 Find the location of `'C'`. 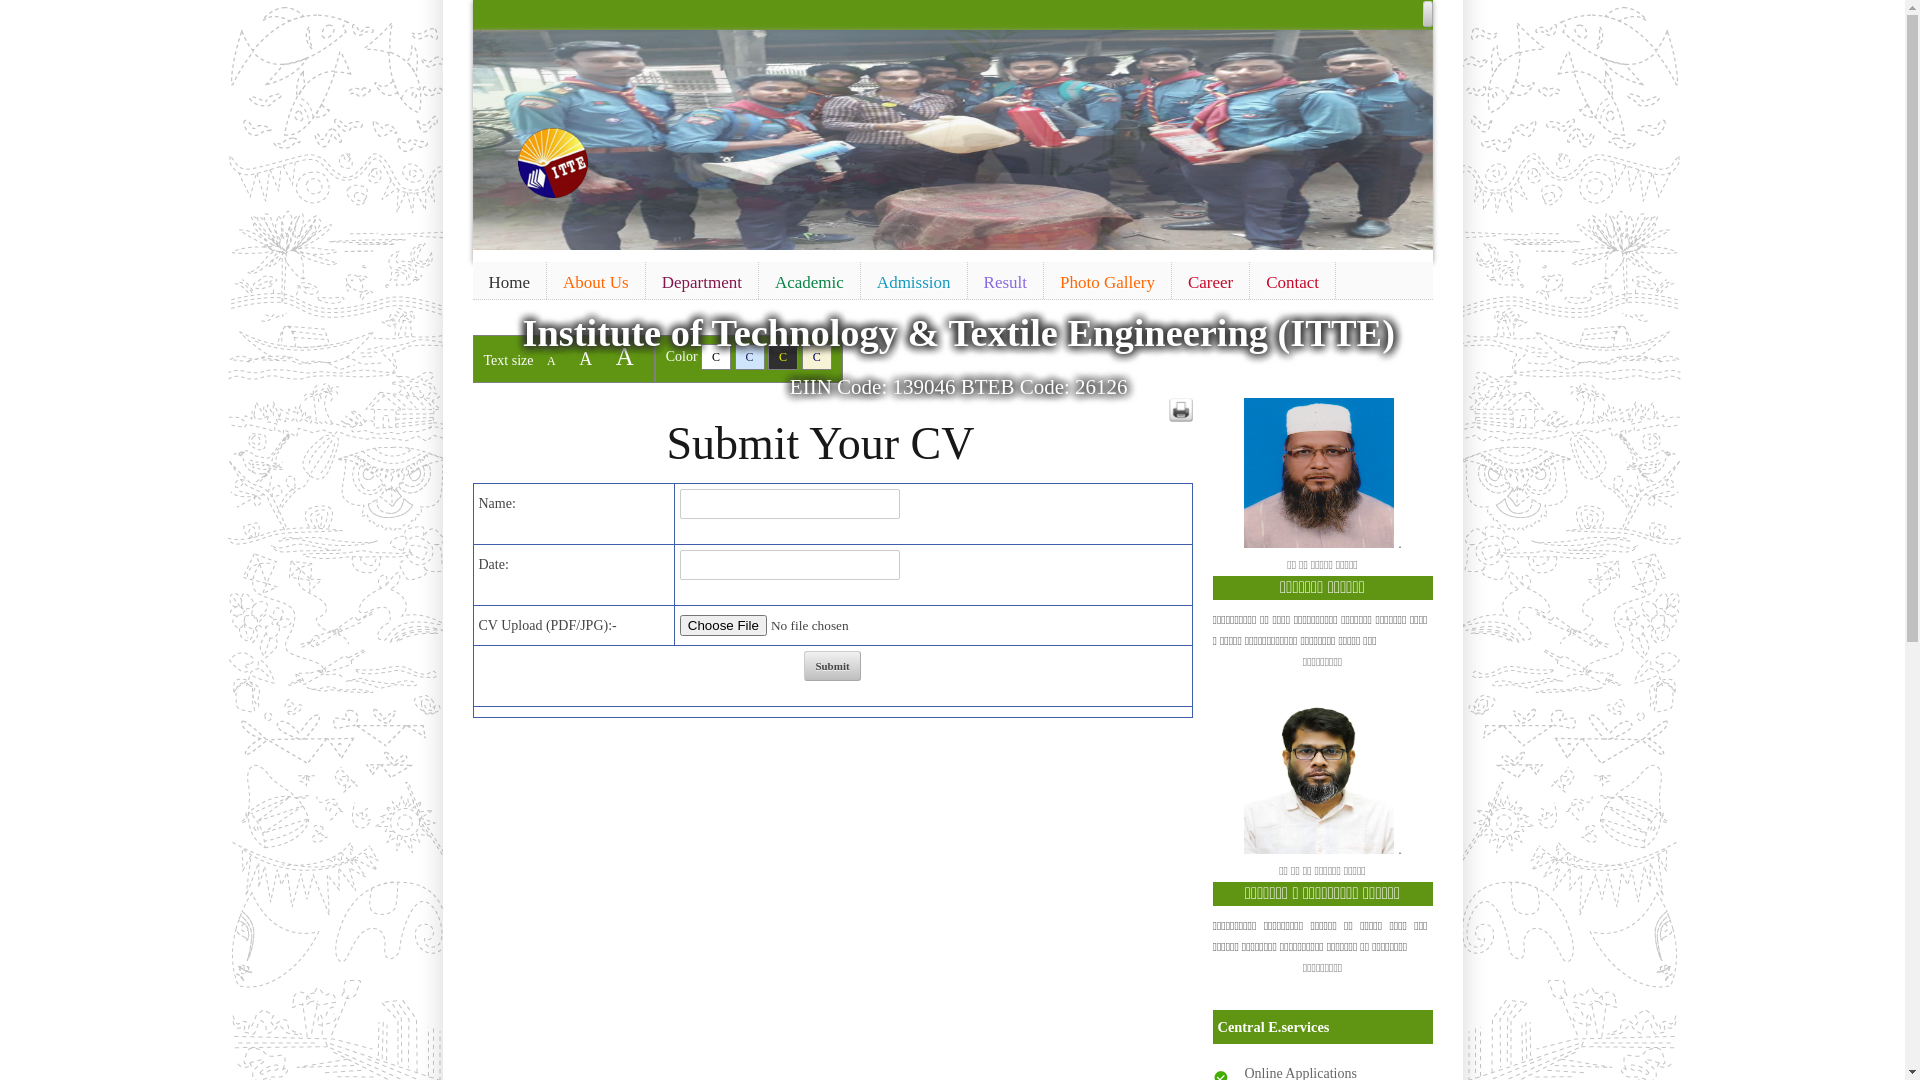

'C' is located at coordinates (767, 356).